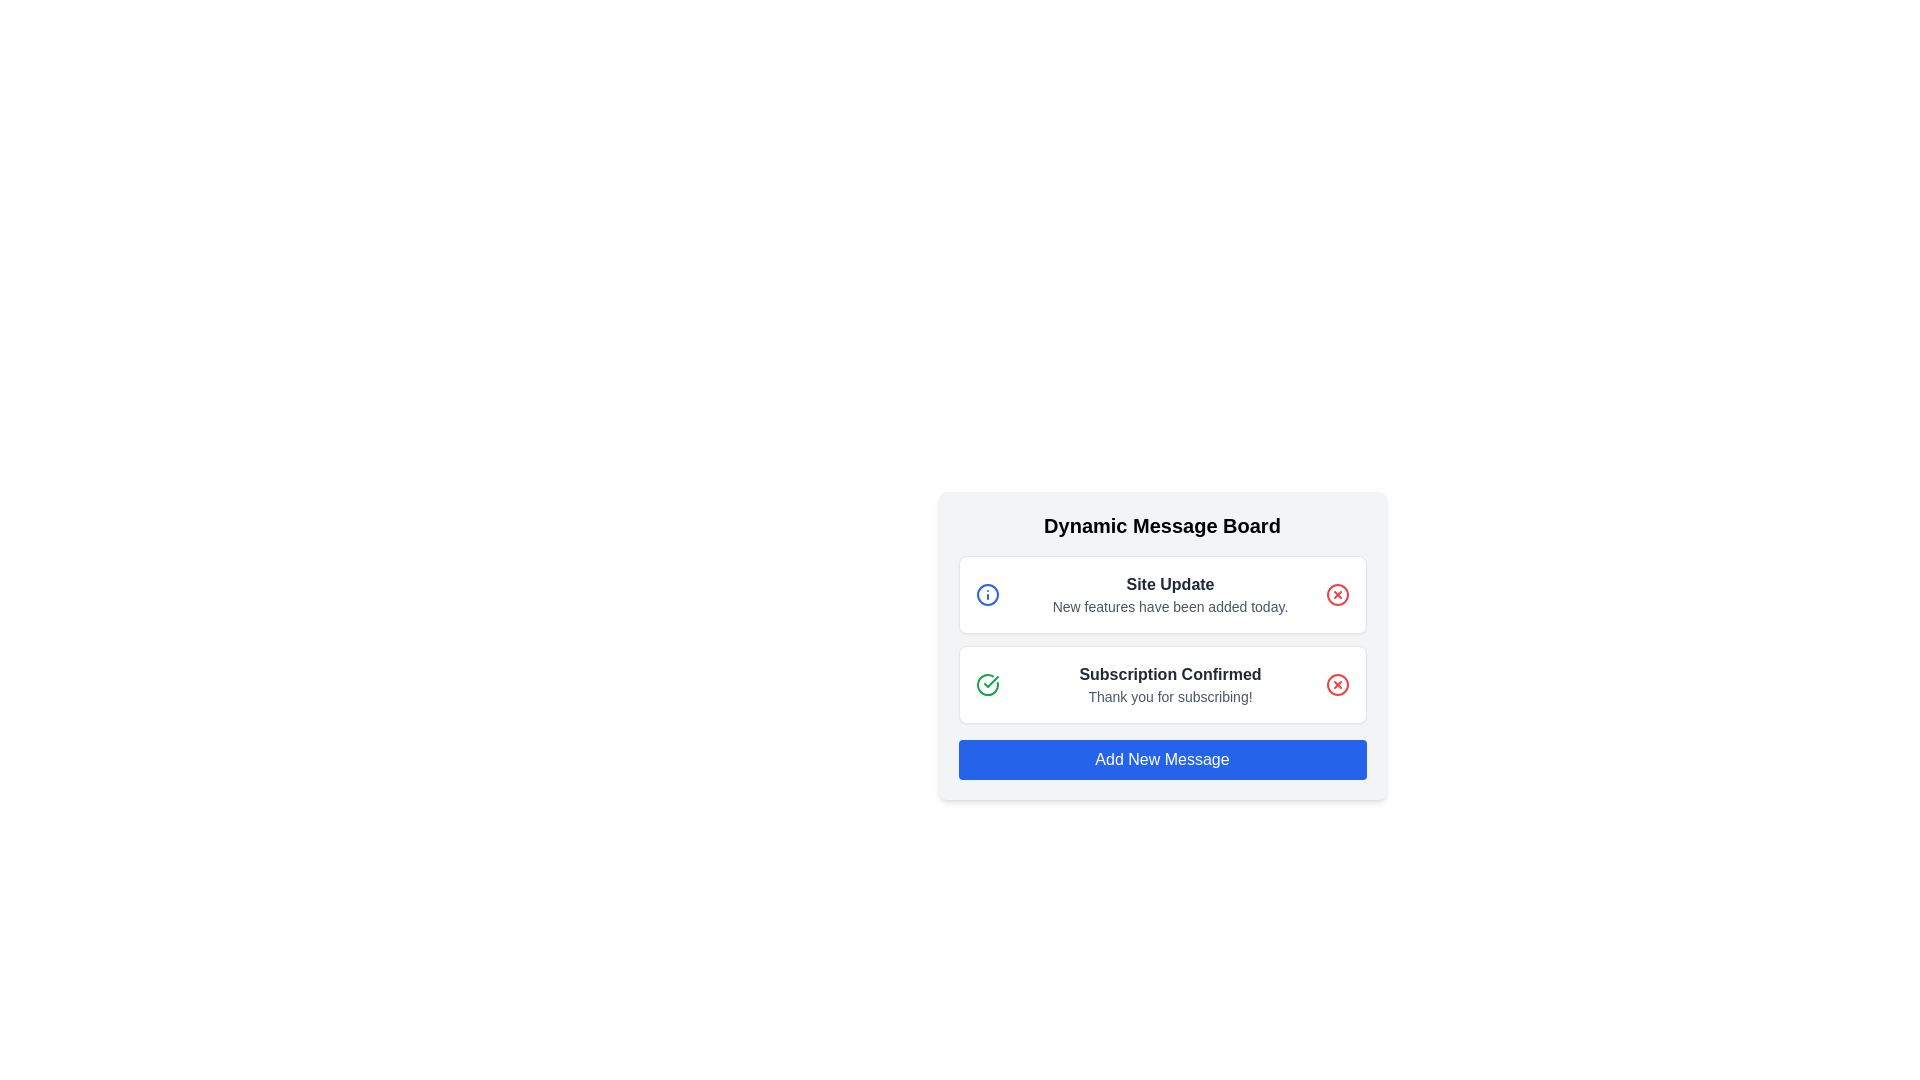 The image size is (1920, 1080). Describe the element at coordinates (1162, 524) in the screenshot. I see `the text element displaying 'Dynamic Message Board', which is styled in bold, large font, centered alignment, and black color, serving as the header for its section` at that location.